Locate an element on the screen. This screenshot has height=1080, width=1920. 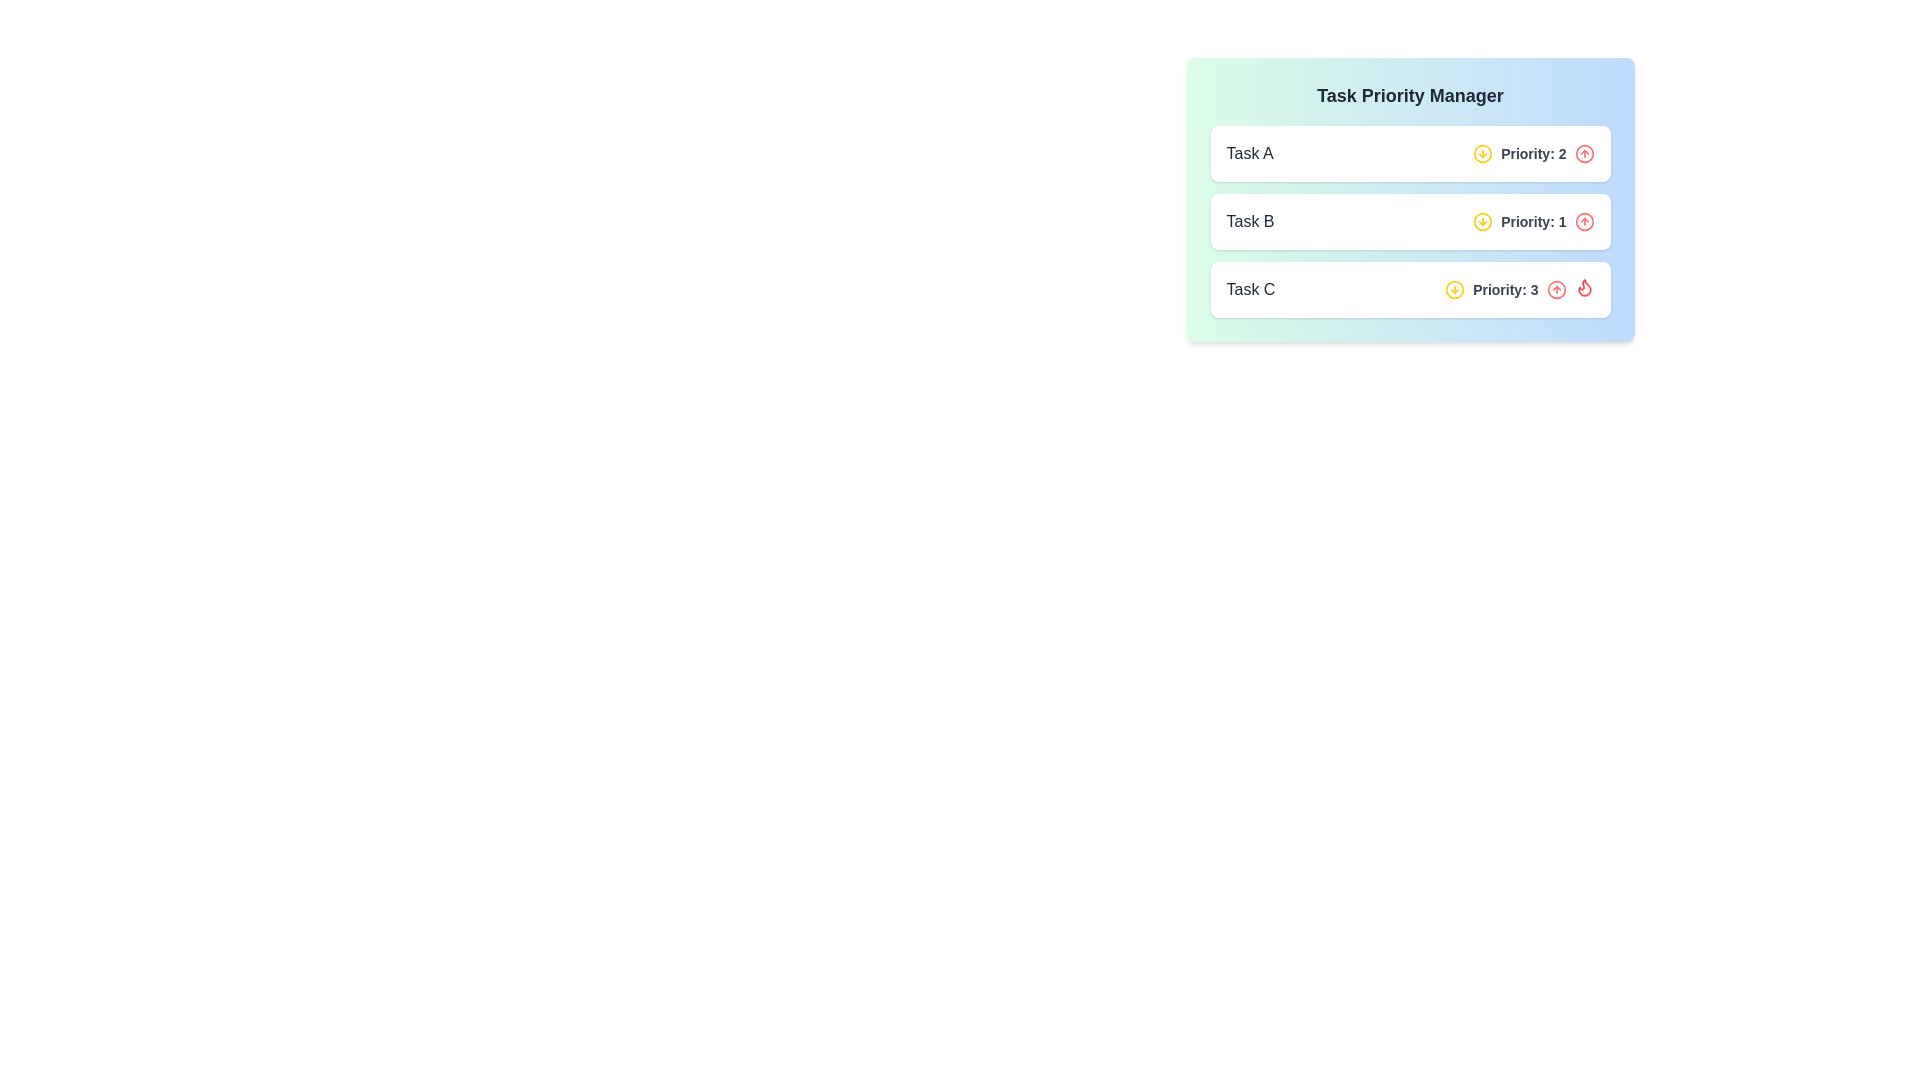
the icons within the card that displays information about 'Task C' with priority 3, located as the third card in a vertical series of cards is located at coordinates (1409, 289).